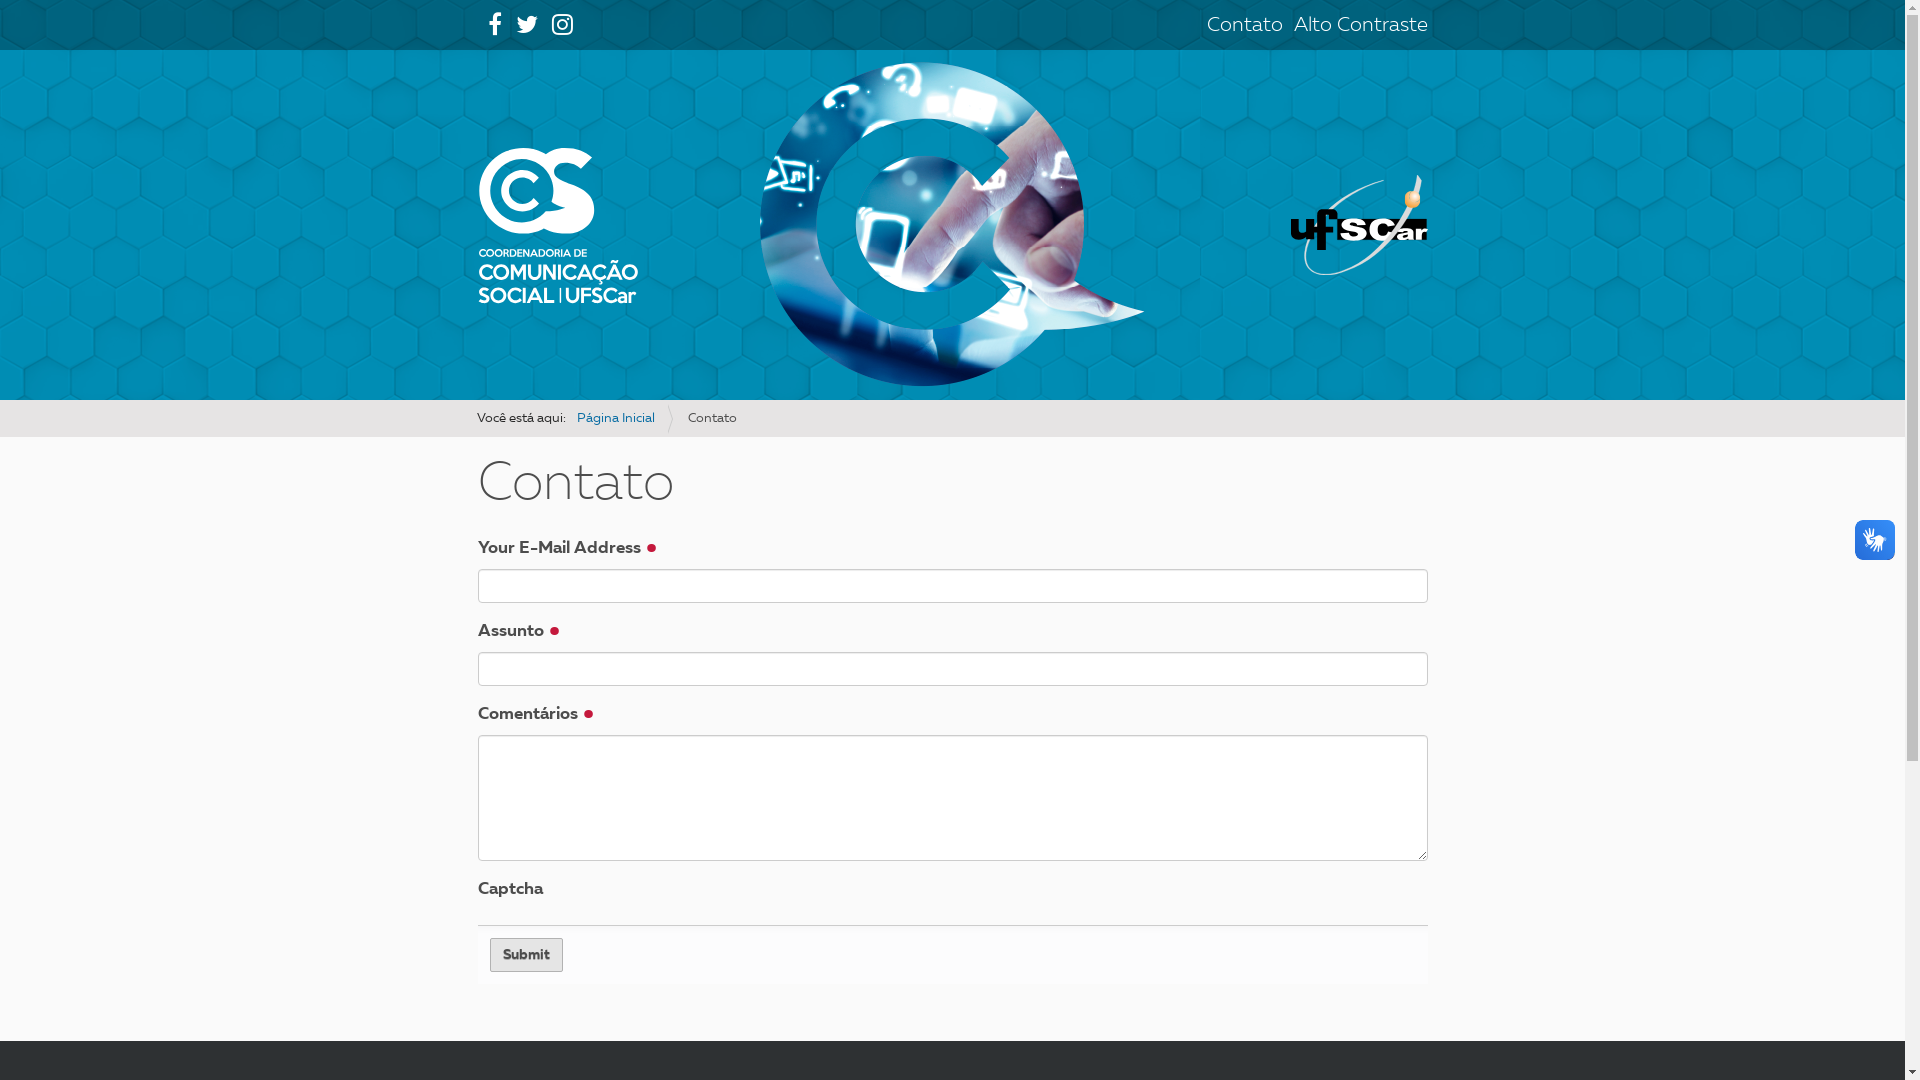  Describe the element at coordinates (1294, 26) in the screenshot. I see `'Alto Contraste'` at that location.